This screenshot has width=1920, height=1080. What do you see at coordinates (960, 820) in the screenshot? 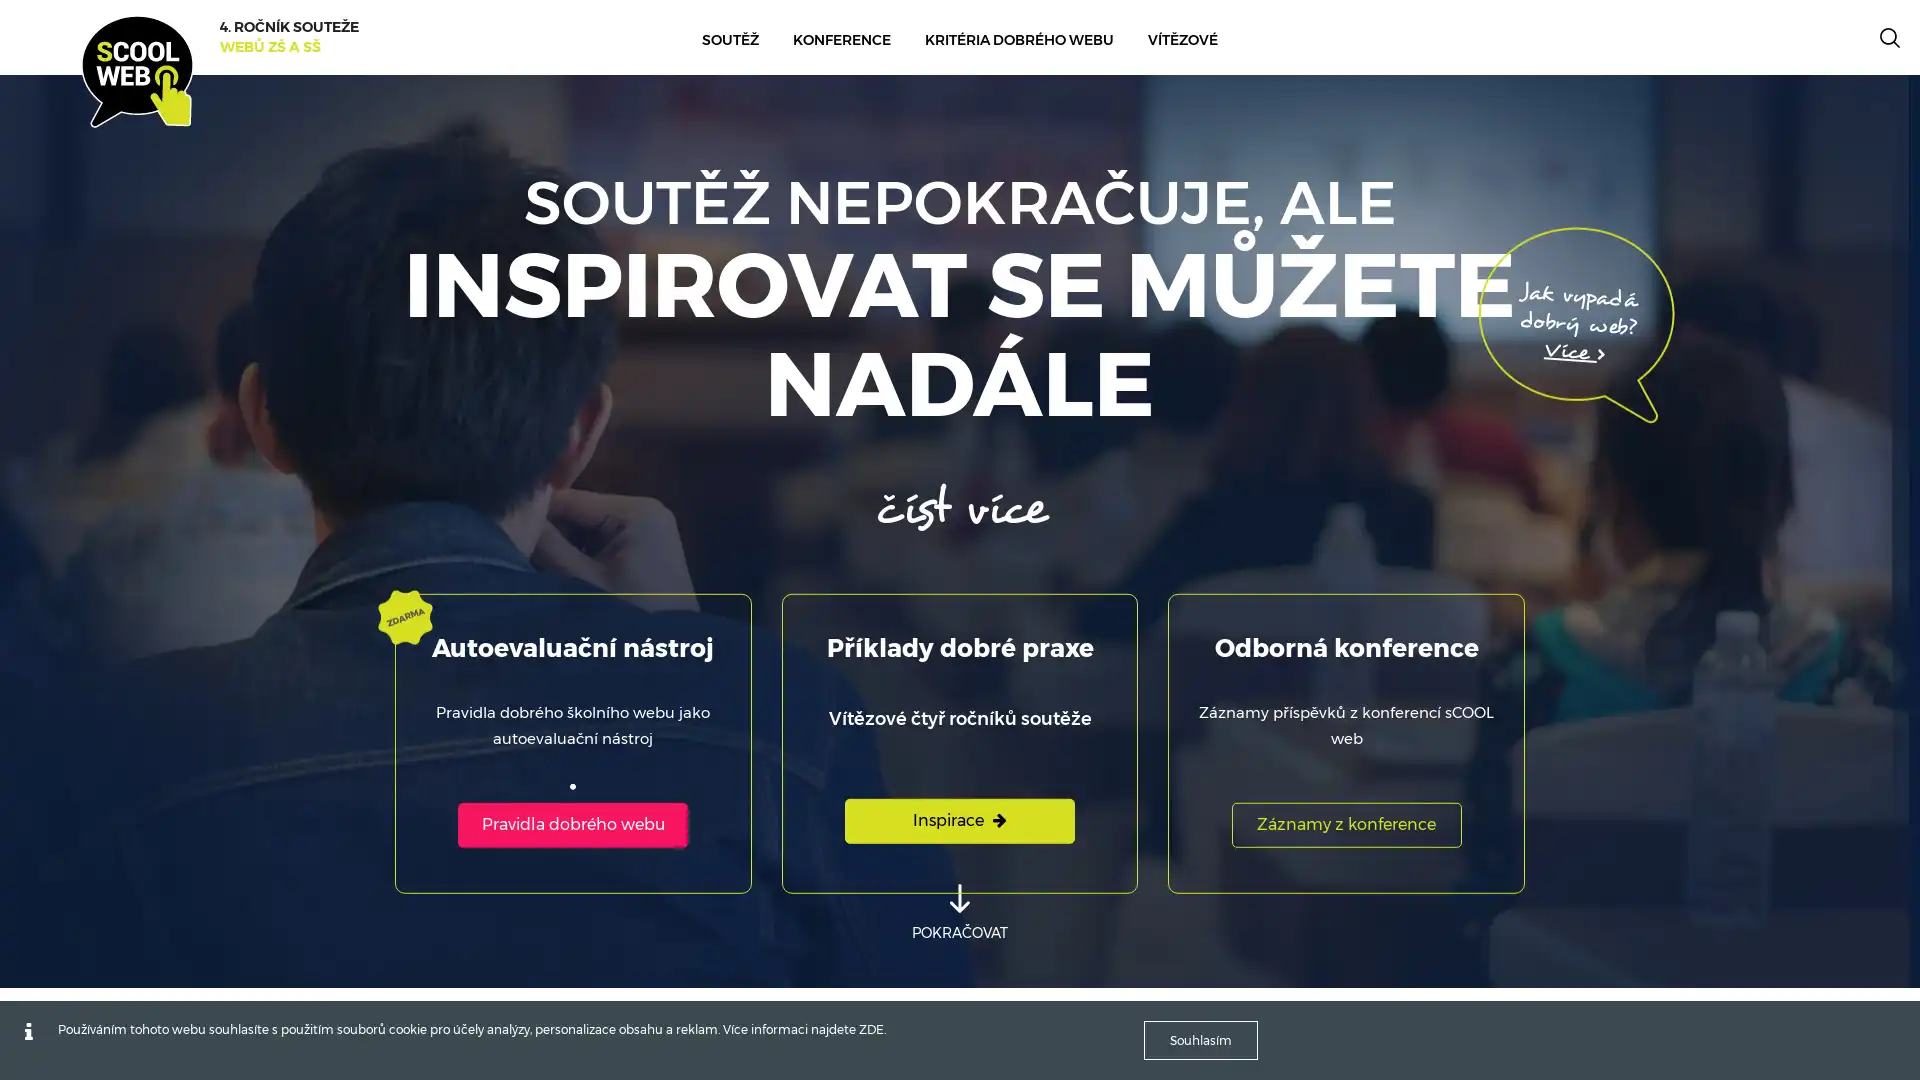
I see `Inspirace` at bounding box center [960, 820].